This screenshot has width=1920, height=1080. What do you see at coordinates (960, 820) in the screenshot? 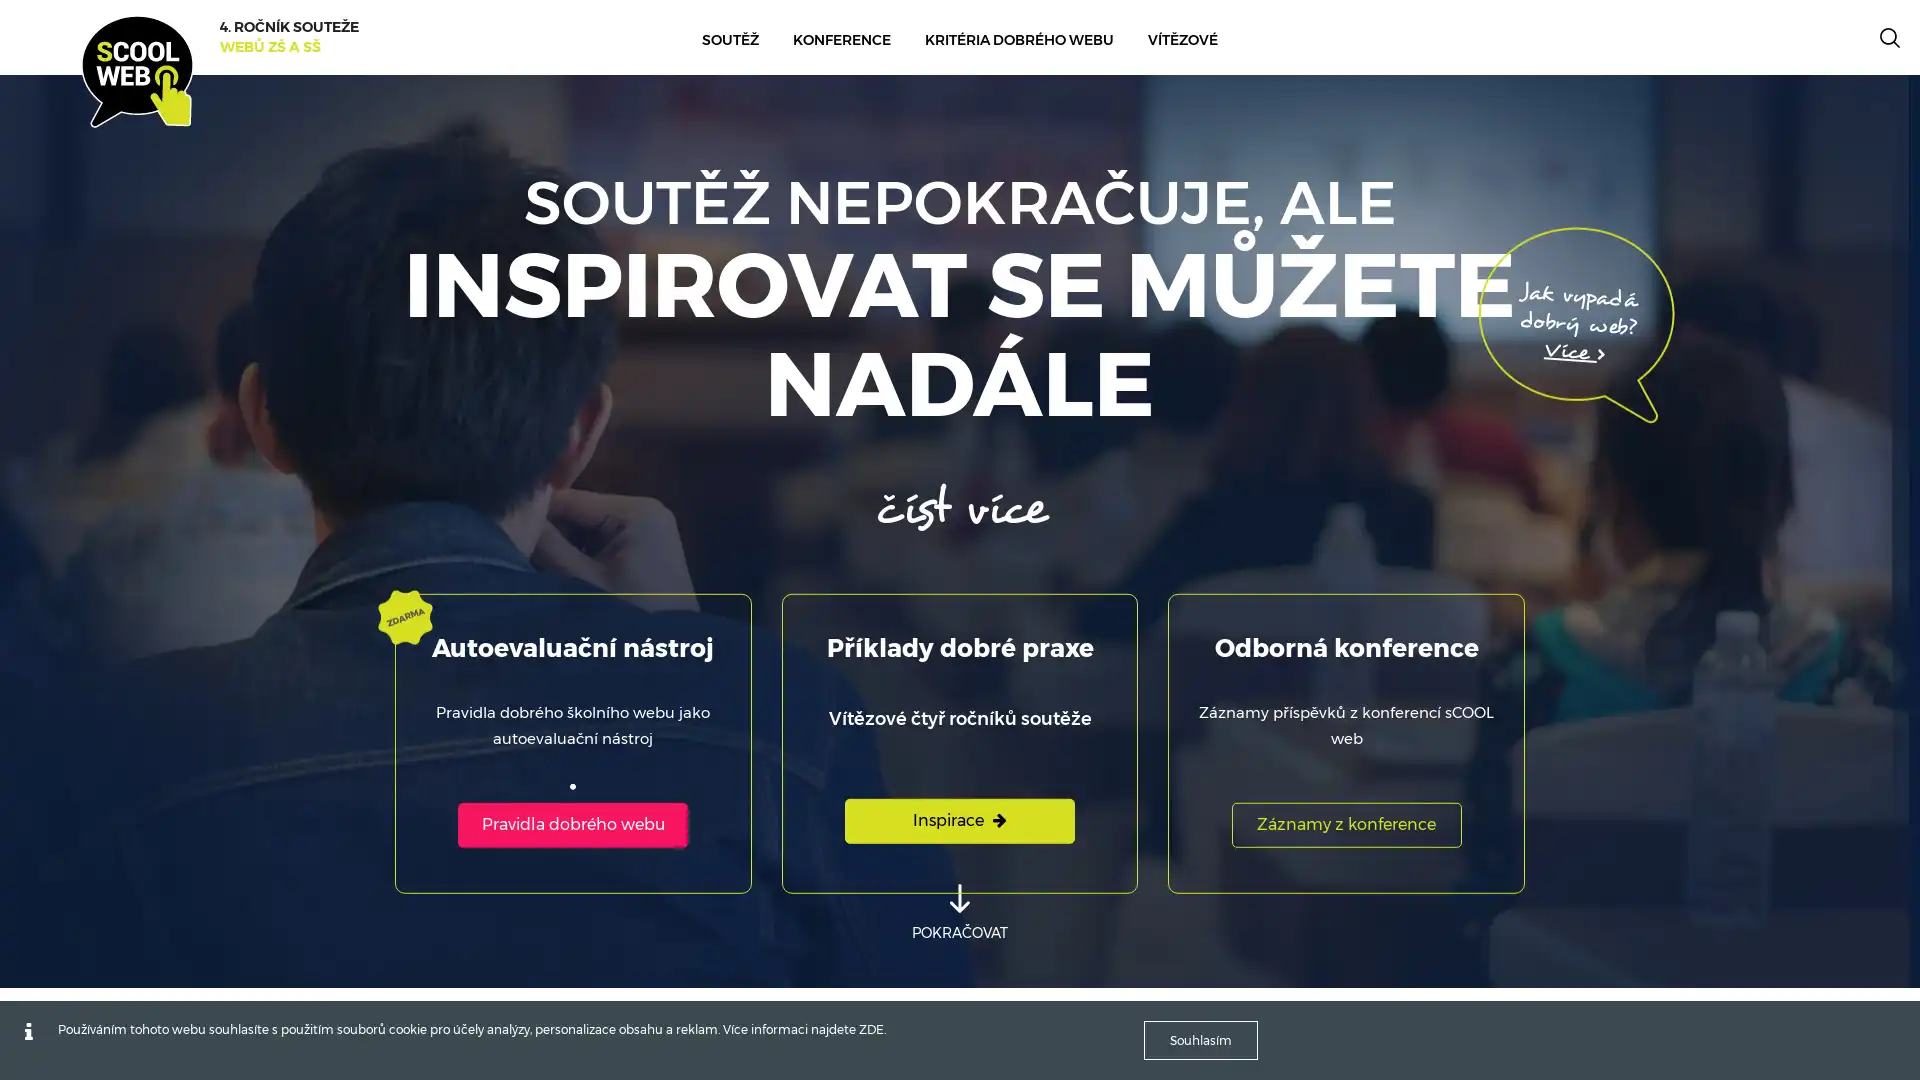
I see `Inspirace` at bounding box center [960, 820].